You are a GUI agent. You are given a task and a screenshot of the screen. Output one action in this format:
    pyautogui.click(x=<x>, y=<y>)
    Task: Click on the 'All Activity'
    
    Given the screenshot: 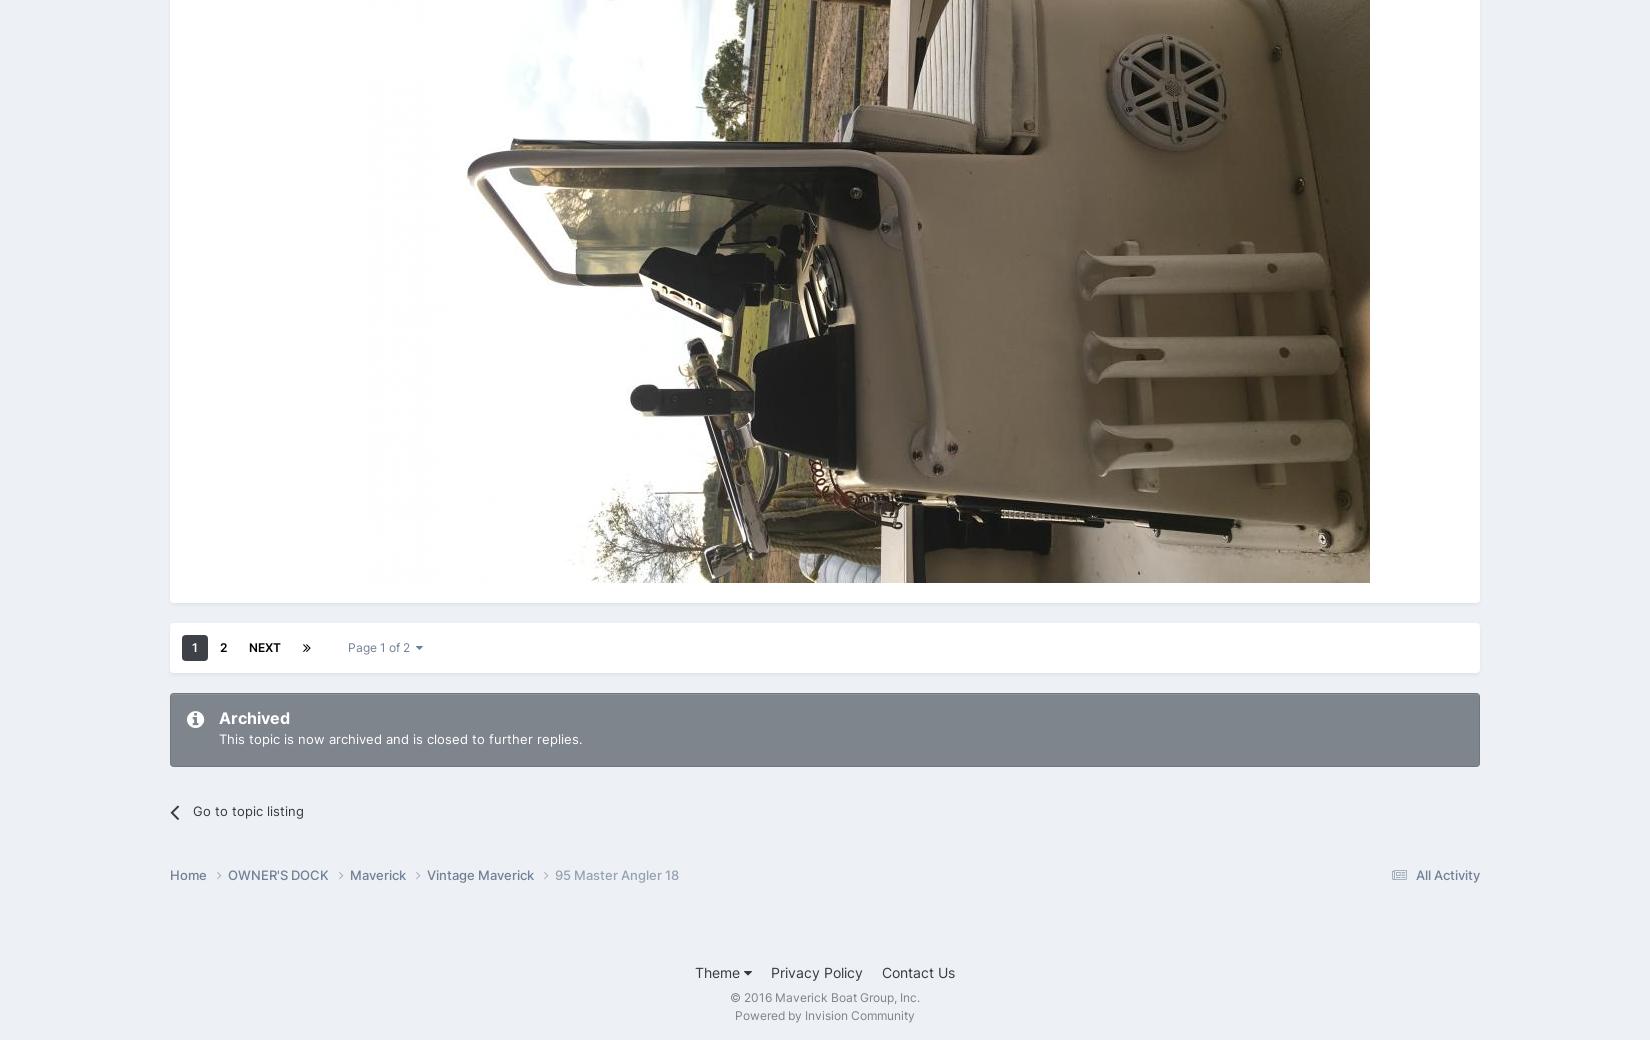 What is the action you would take?
    pyautogui.click(x=1447, y=873)
    